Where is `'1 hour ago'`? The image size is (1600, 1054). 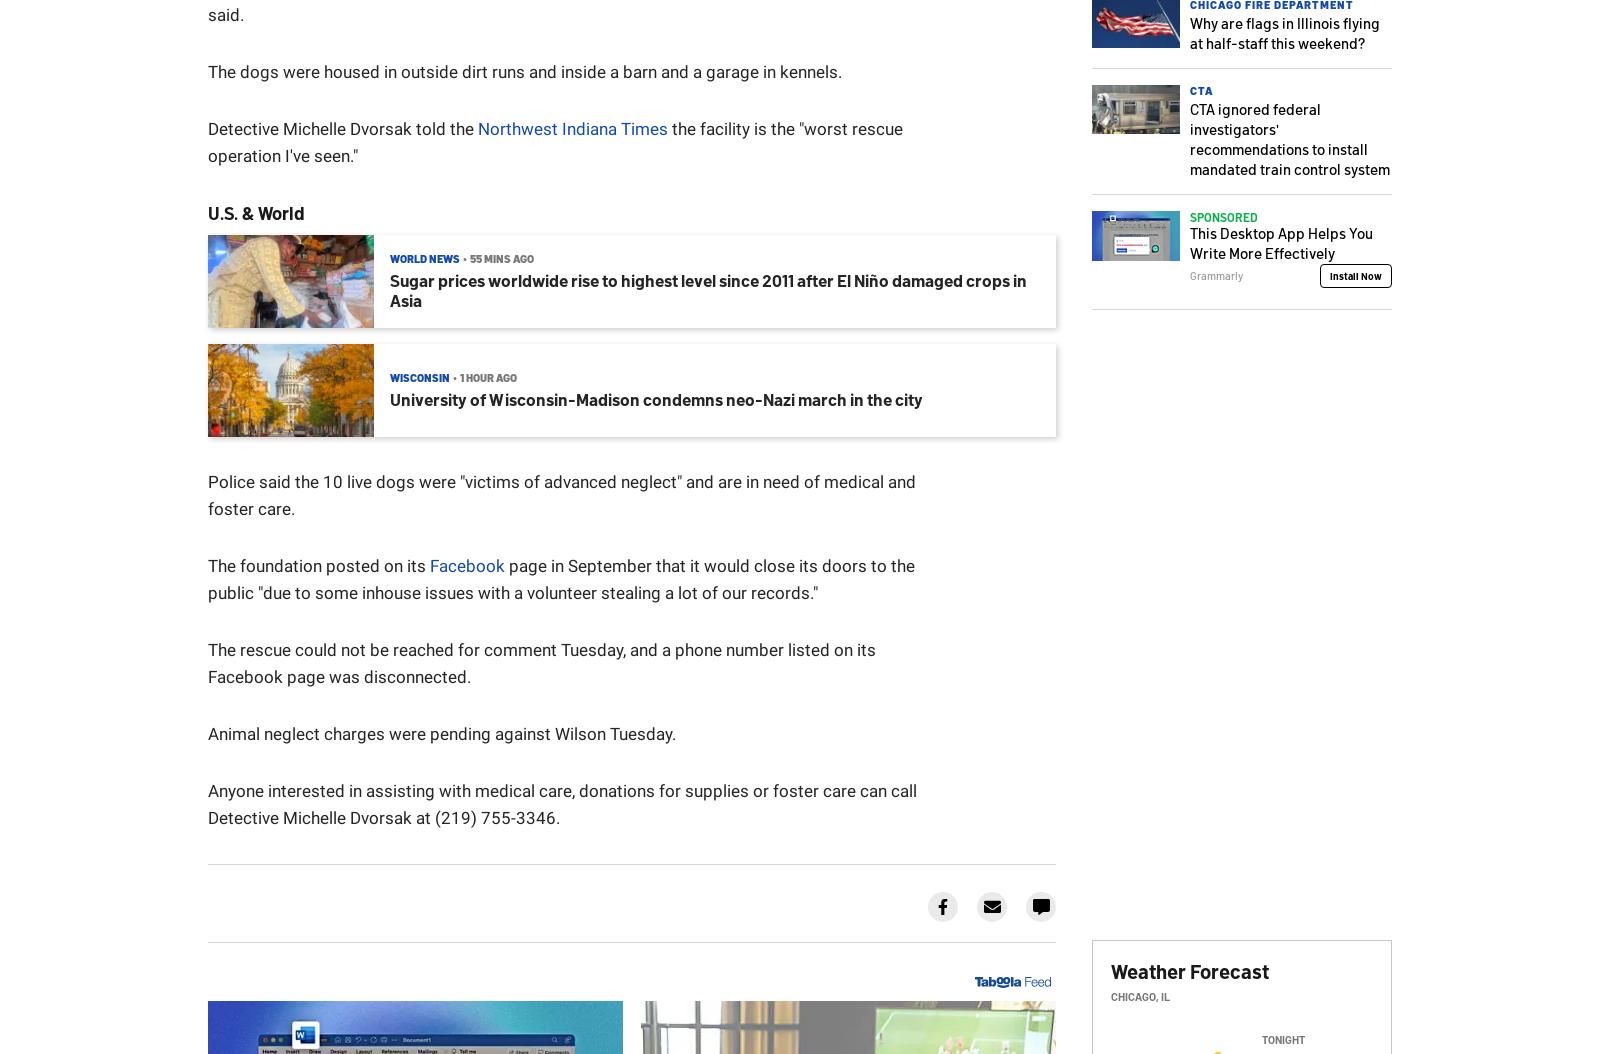
'1 hour ago' is located at coordinates (487, 375).